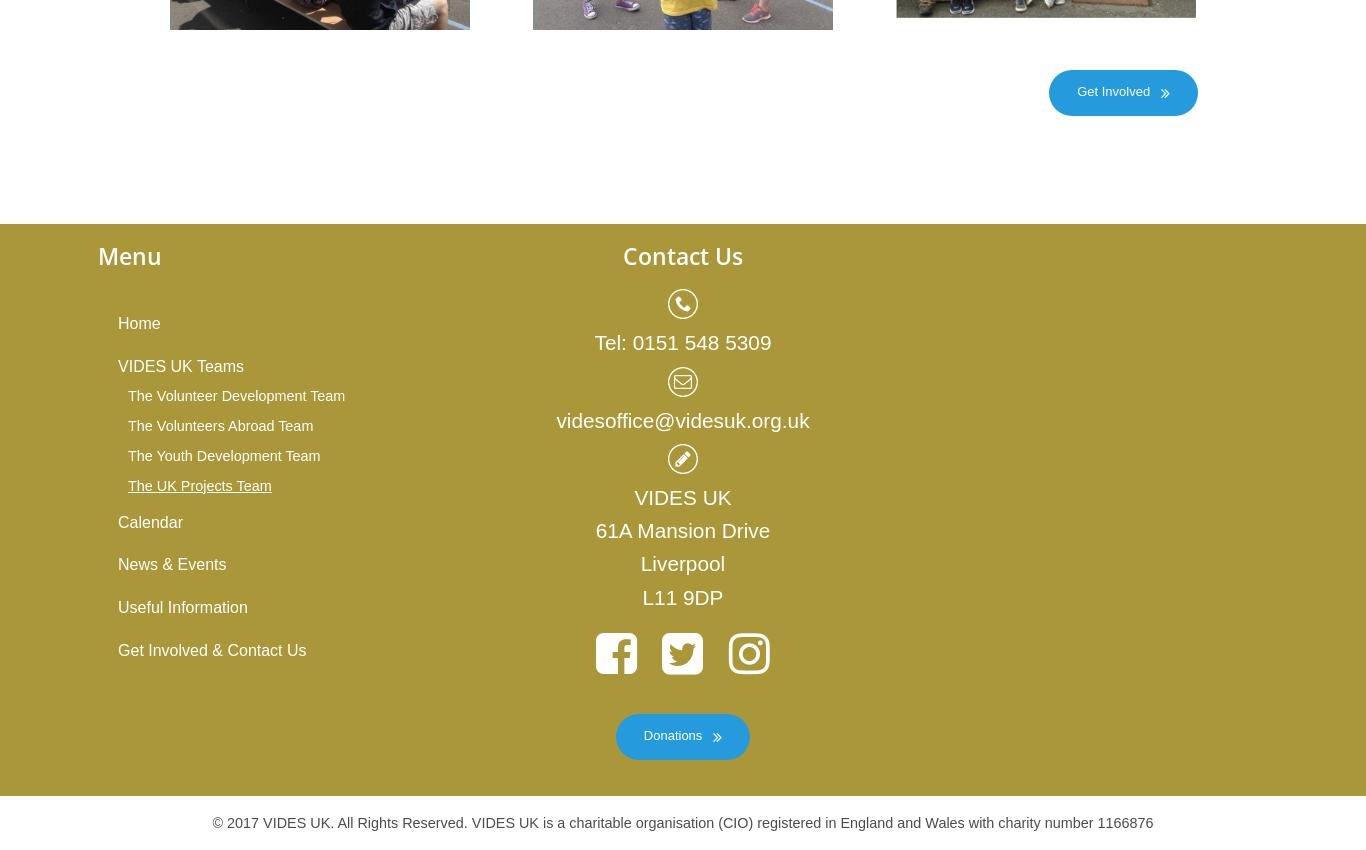 The height and width of the screenshot is (850, 1366). Describe the element at coordinates (681, 822) in the screenshot. I see `'© 2017 VIDES UK. All Rights Reserved. VIDES UK is a charitable organisation (CIO) registered in England and Wales with charity number 1166876'` at that location.